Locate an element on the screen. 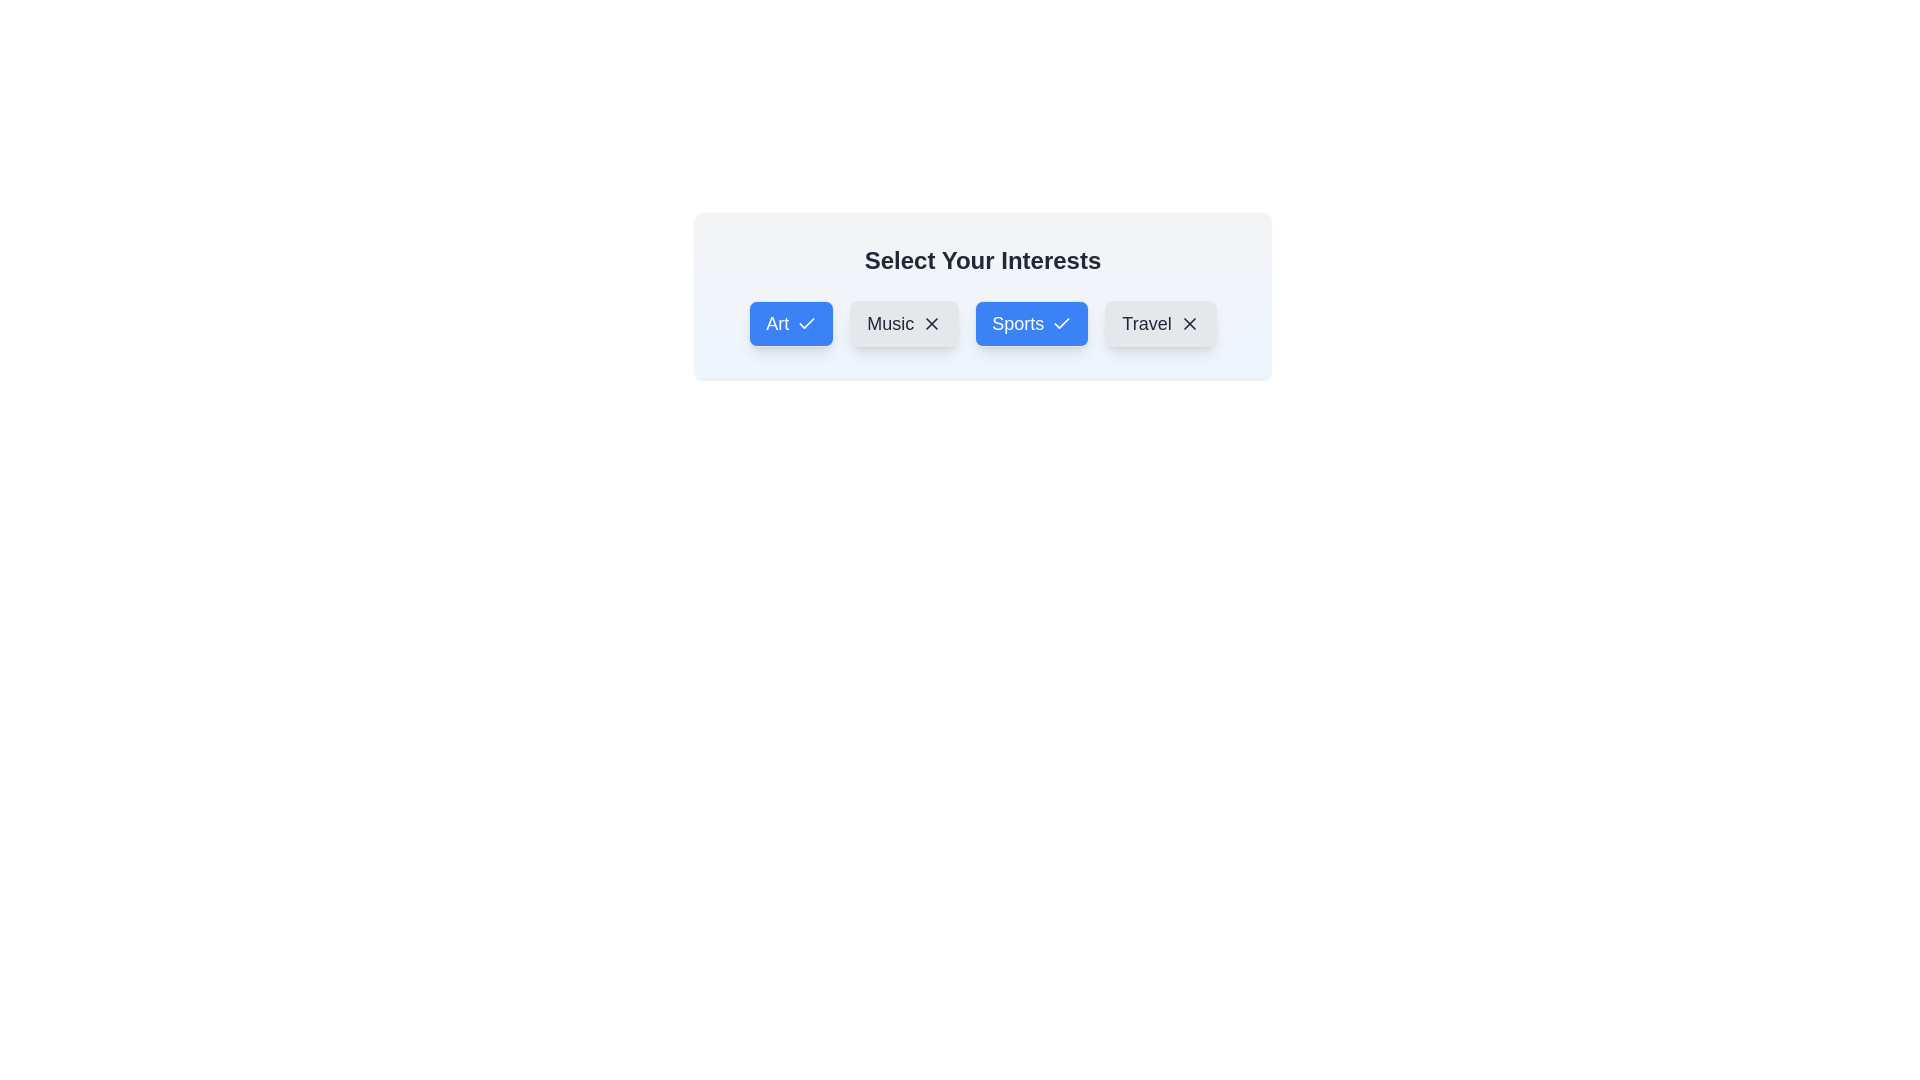 The width and height of the screenshot is (1920, 1080). the interest item Art is located at coordinates (790, 323).